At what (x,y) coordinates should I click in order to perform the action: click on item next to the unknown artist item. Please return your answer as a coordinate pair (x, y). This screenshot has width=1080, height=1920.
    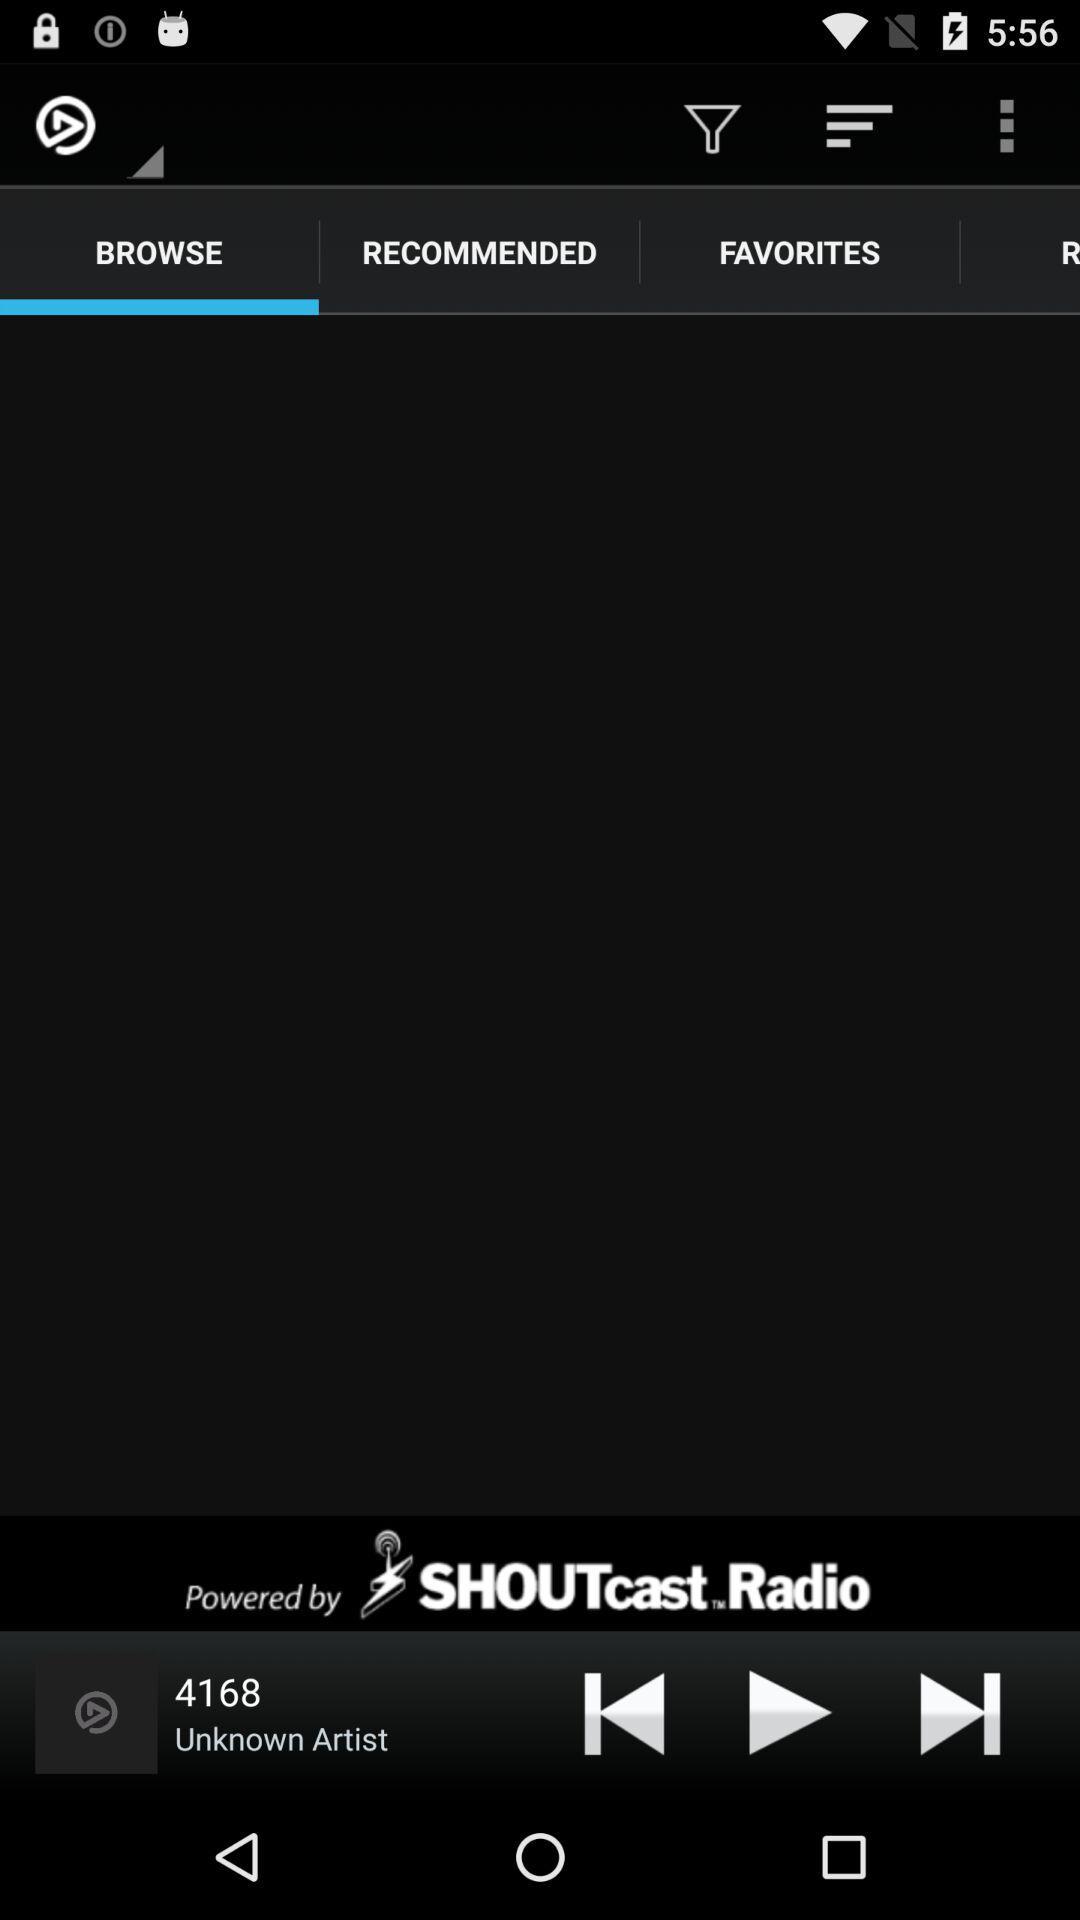
    Looking at the image, I should click on (623, 1711).